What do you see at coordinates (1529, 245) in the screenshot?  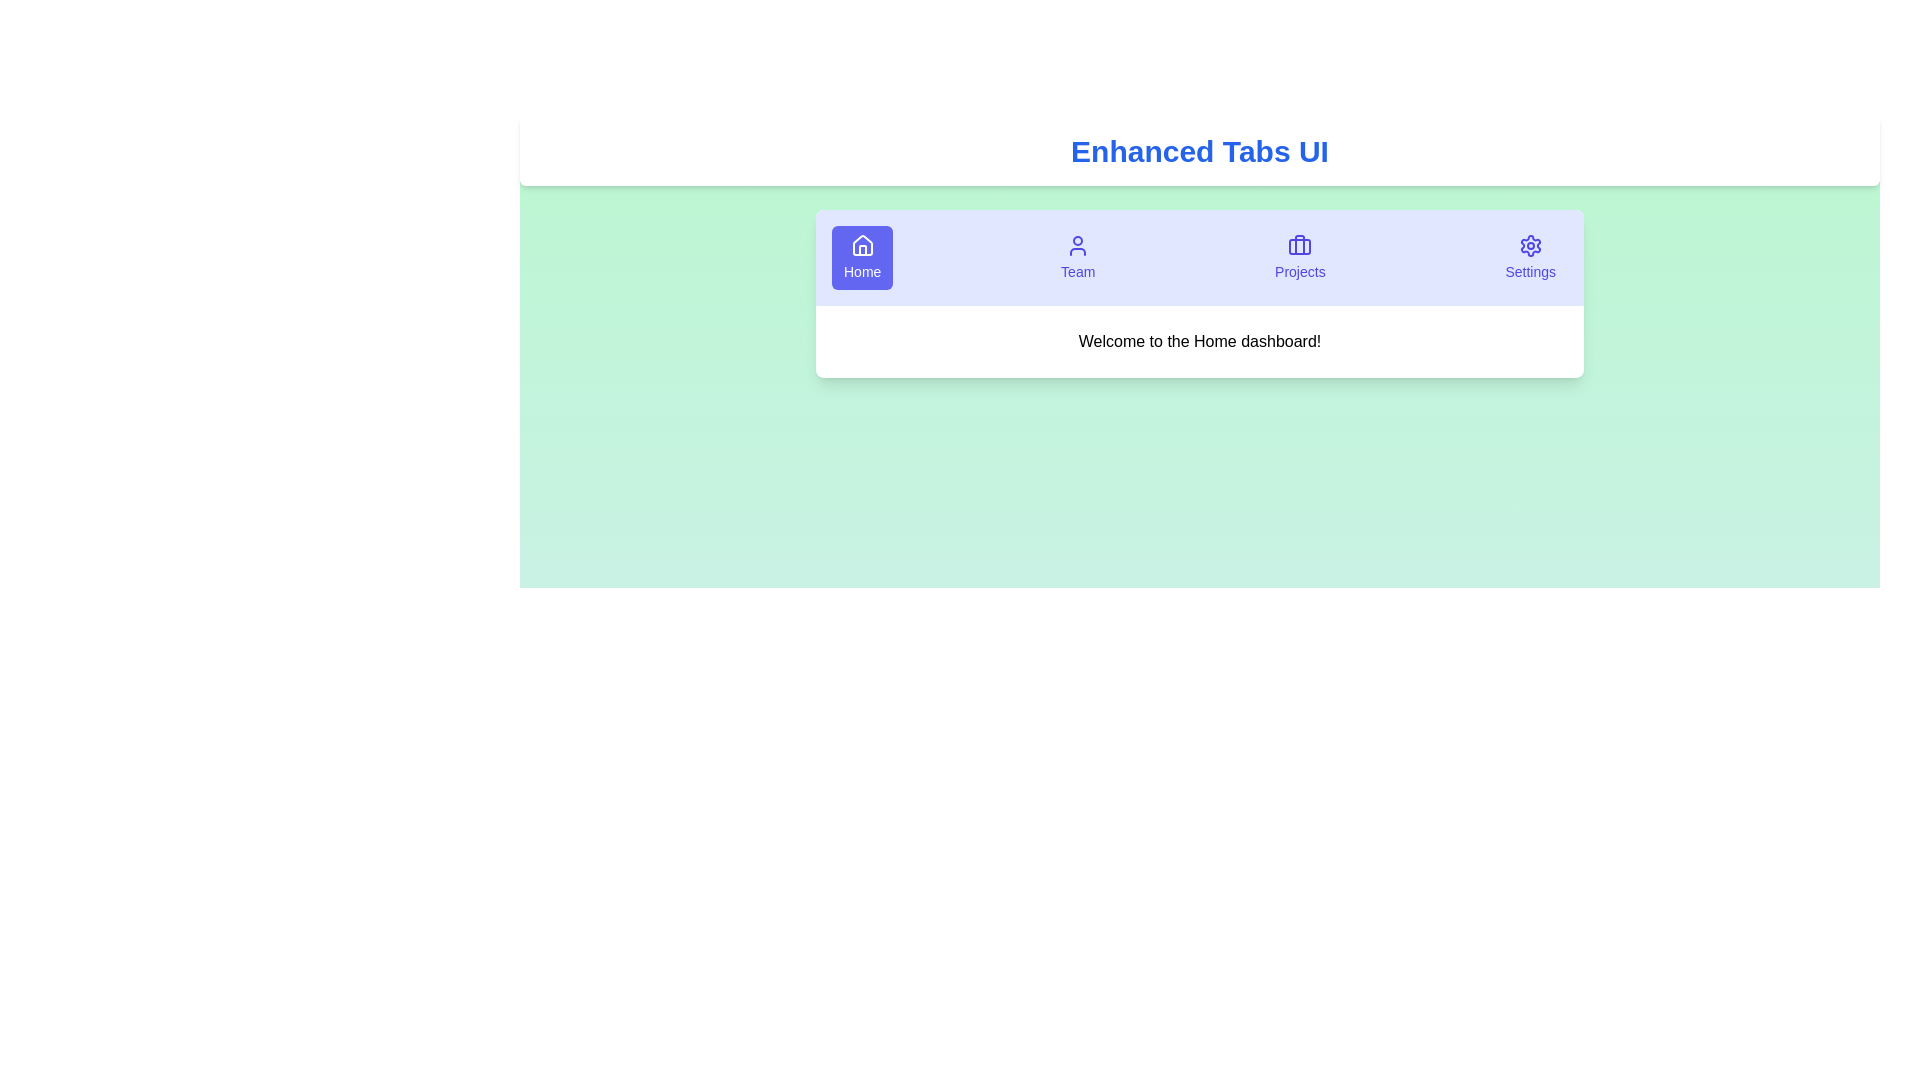 I see `the SVG settings cogwheel icon located next to the 'Settings' label in the navigation menu` at bounding box center [1529, 245].